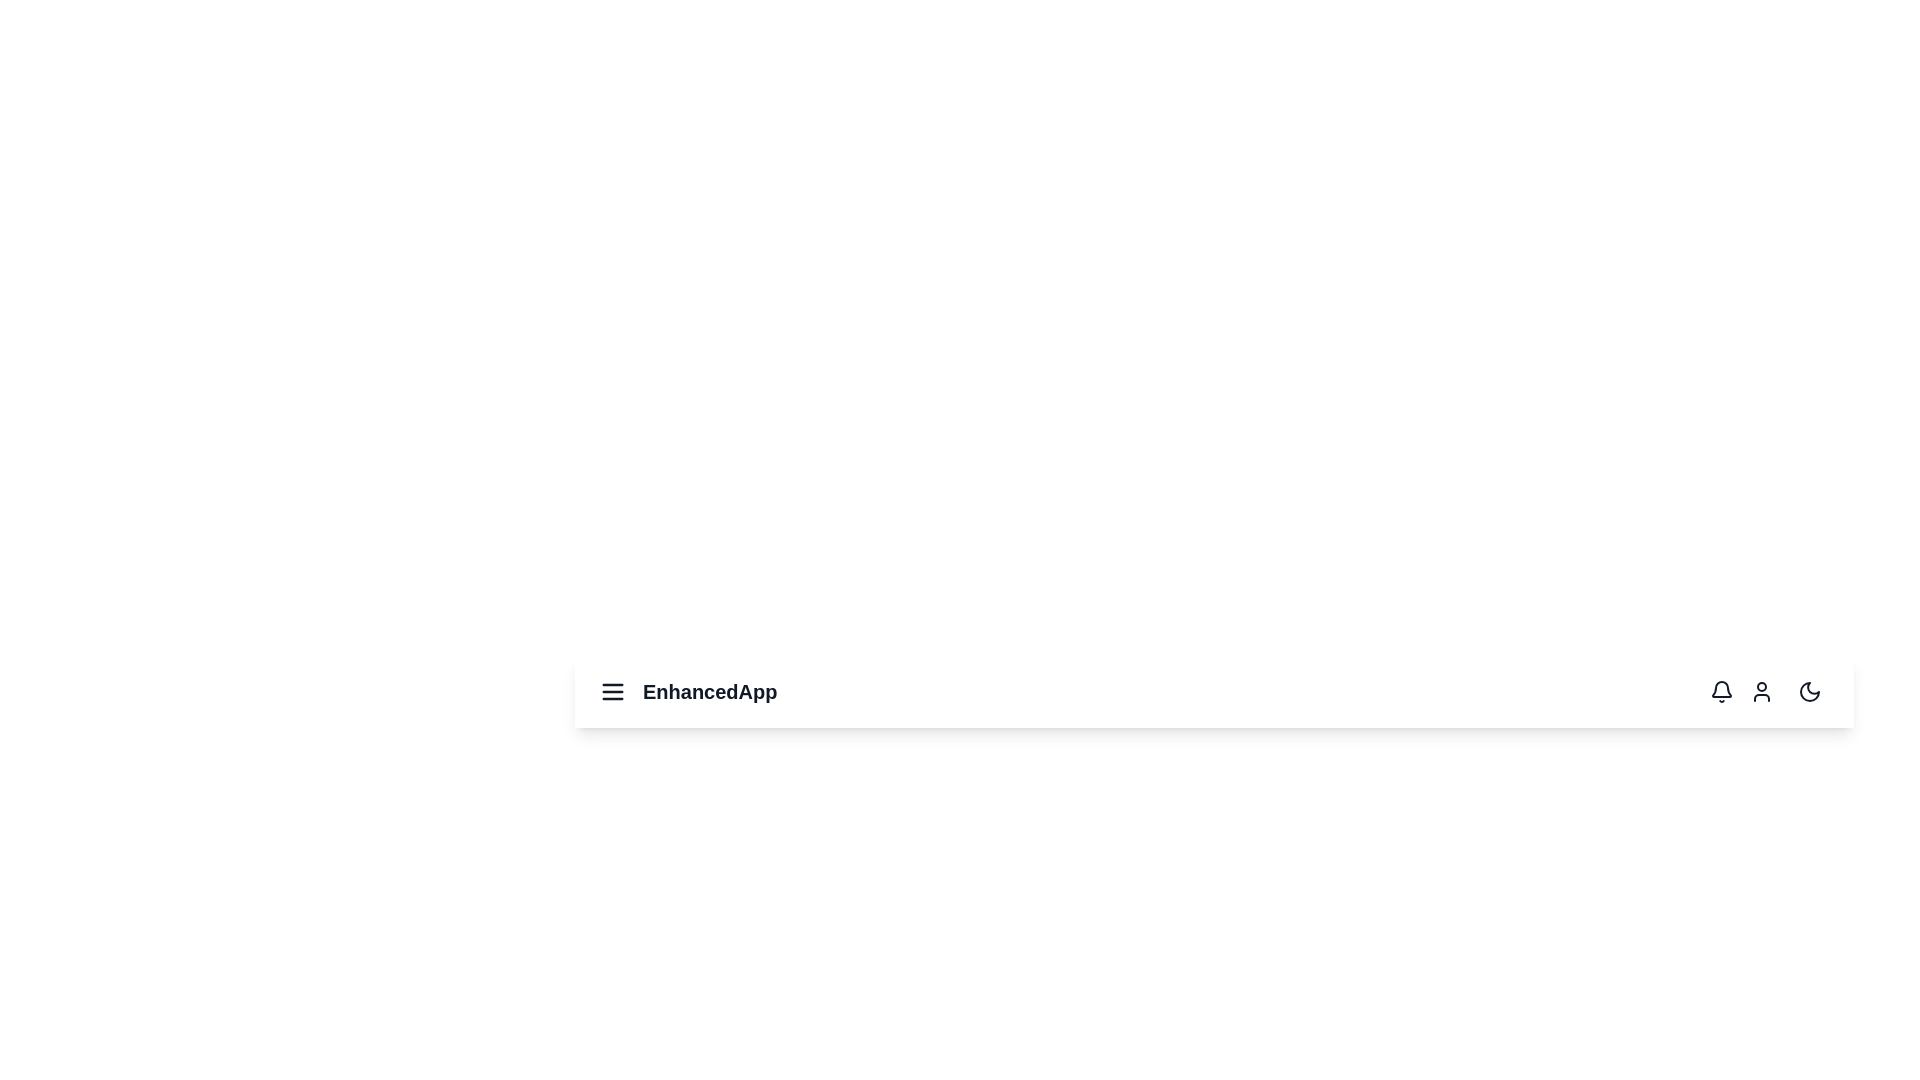  Describe the element at coordinates (612, 690) in the screenshot. I see `the menu icon to open the menu` at that location.